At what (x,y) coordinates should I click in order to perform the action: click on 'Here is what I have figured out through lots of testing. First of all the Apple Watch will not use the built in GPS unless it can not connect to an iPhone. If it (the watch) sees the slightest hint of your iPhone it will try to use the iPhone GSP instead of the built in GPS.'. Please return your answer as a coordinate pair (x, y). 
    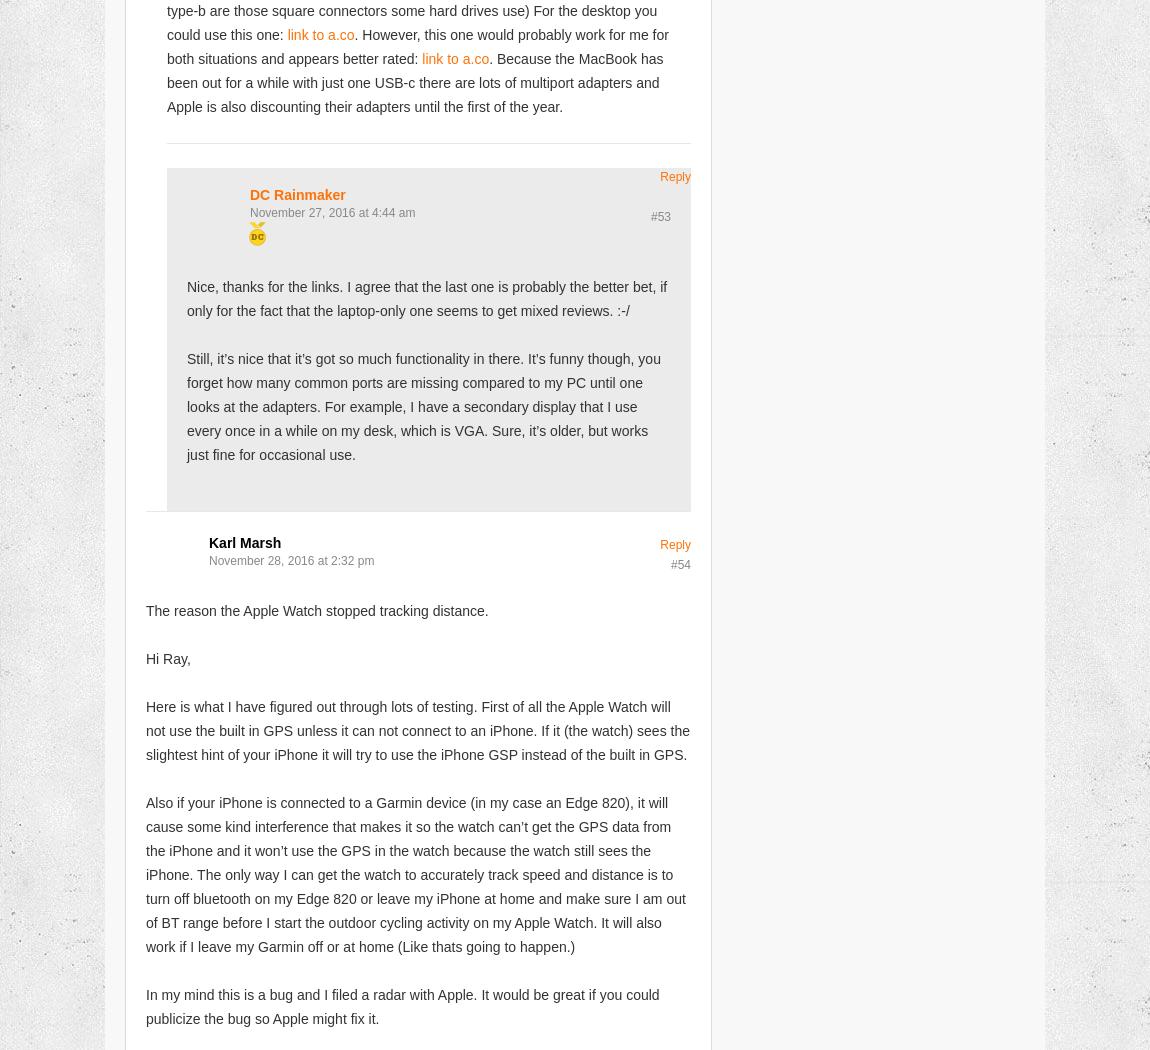
    Looking at the image, I should click on (417, 728).